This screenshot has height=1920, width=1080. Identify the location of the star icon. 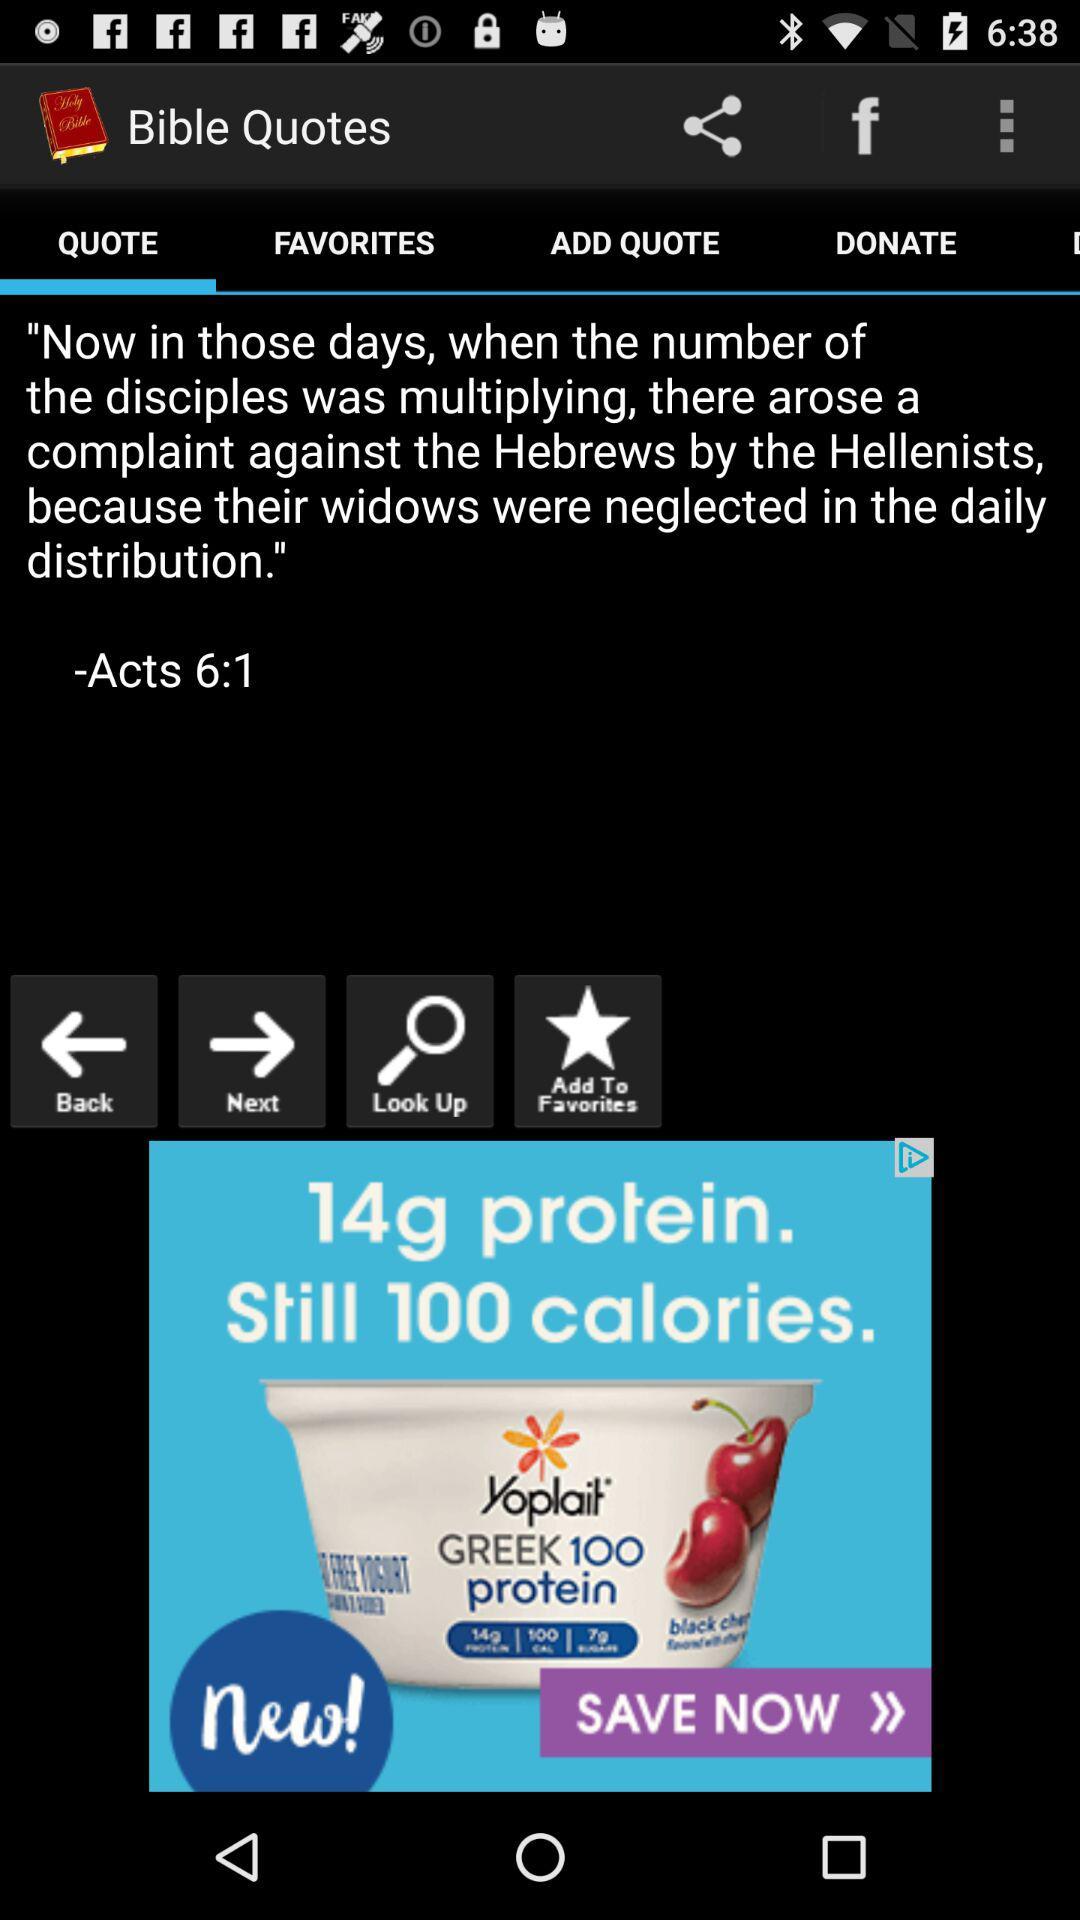
(586, 1124).